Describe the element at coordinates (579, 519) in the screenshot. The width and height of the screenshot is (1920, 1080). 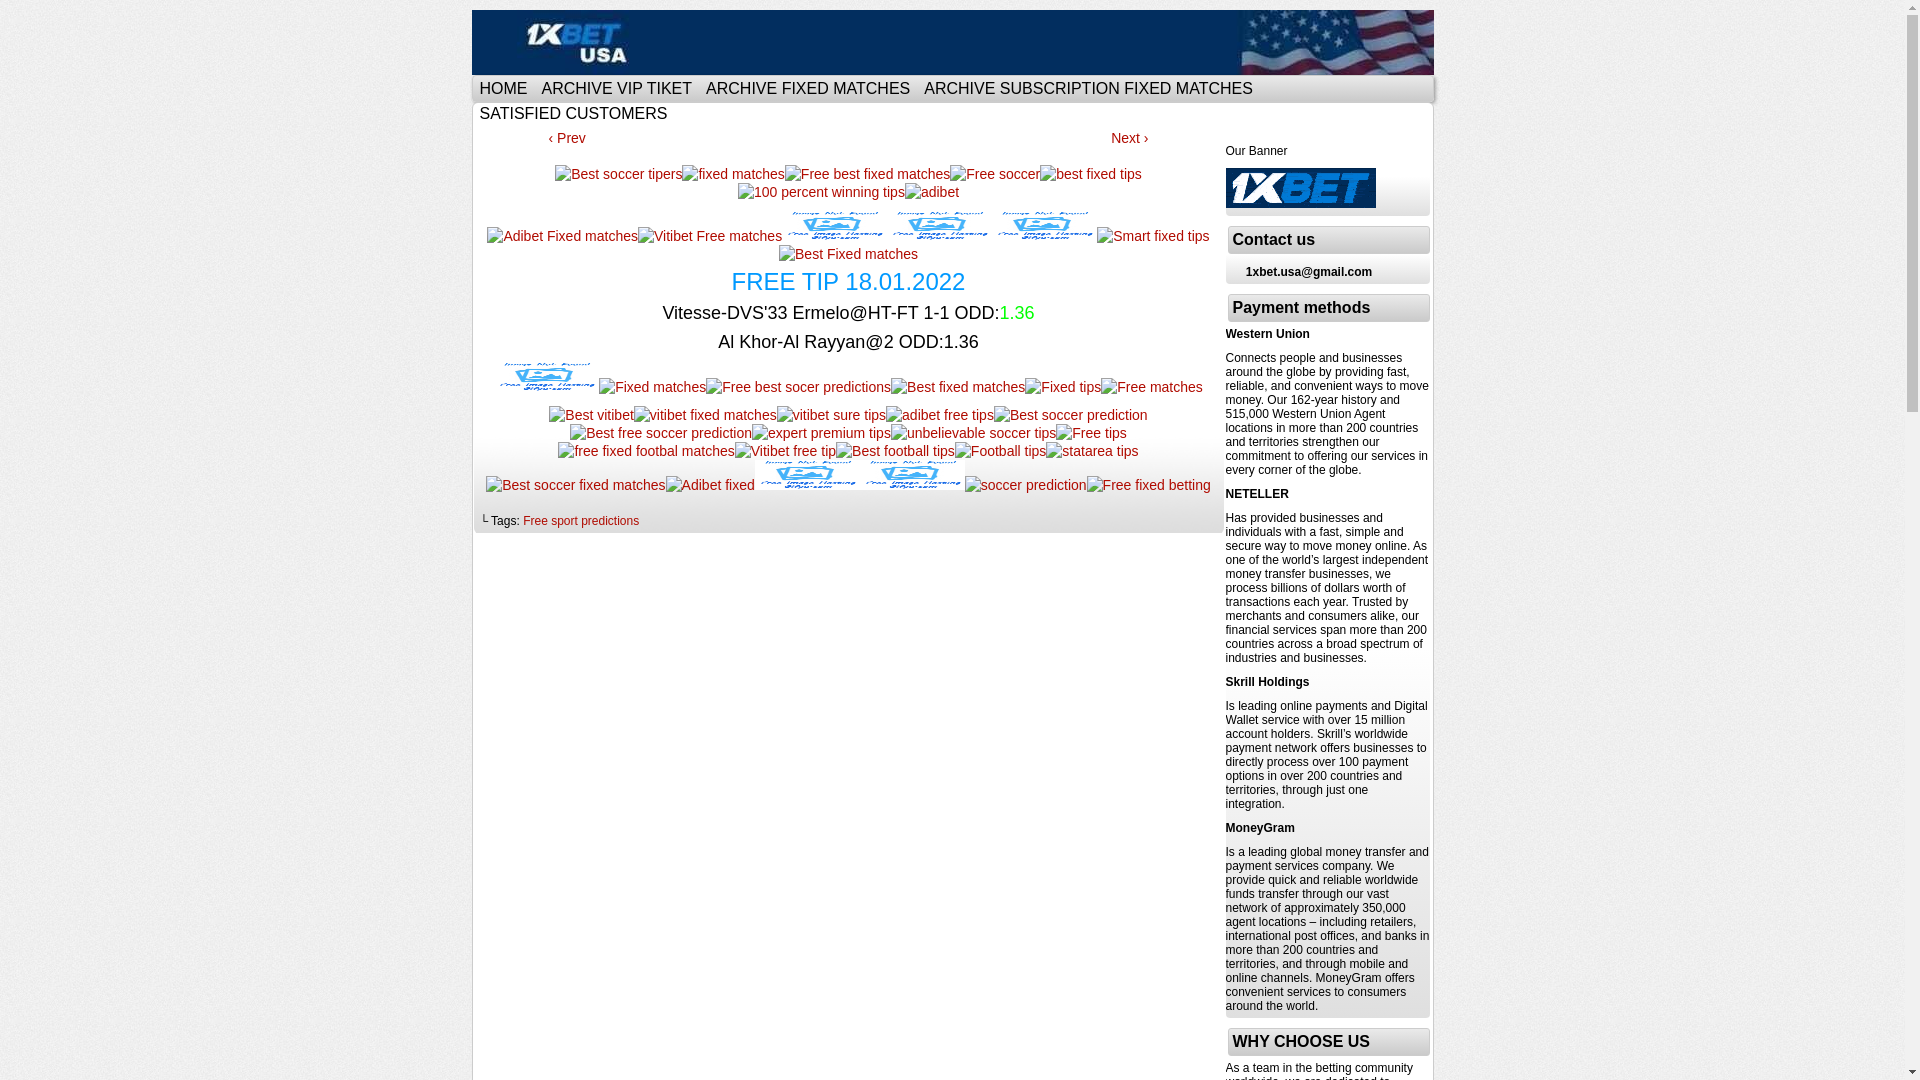
I see `'Free sport predictions'` at that location.